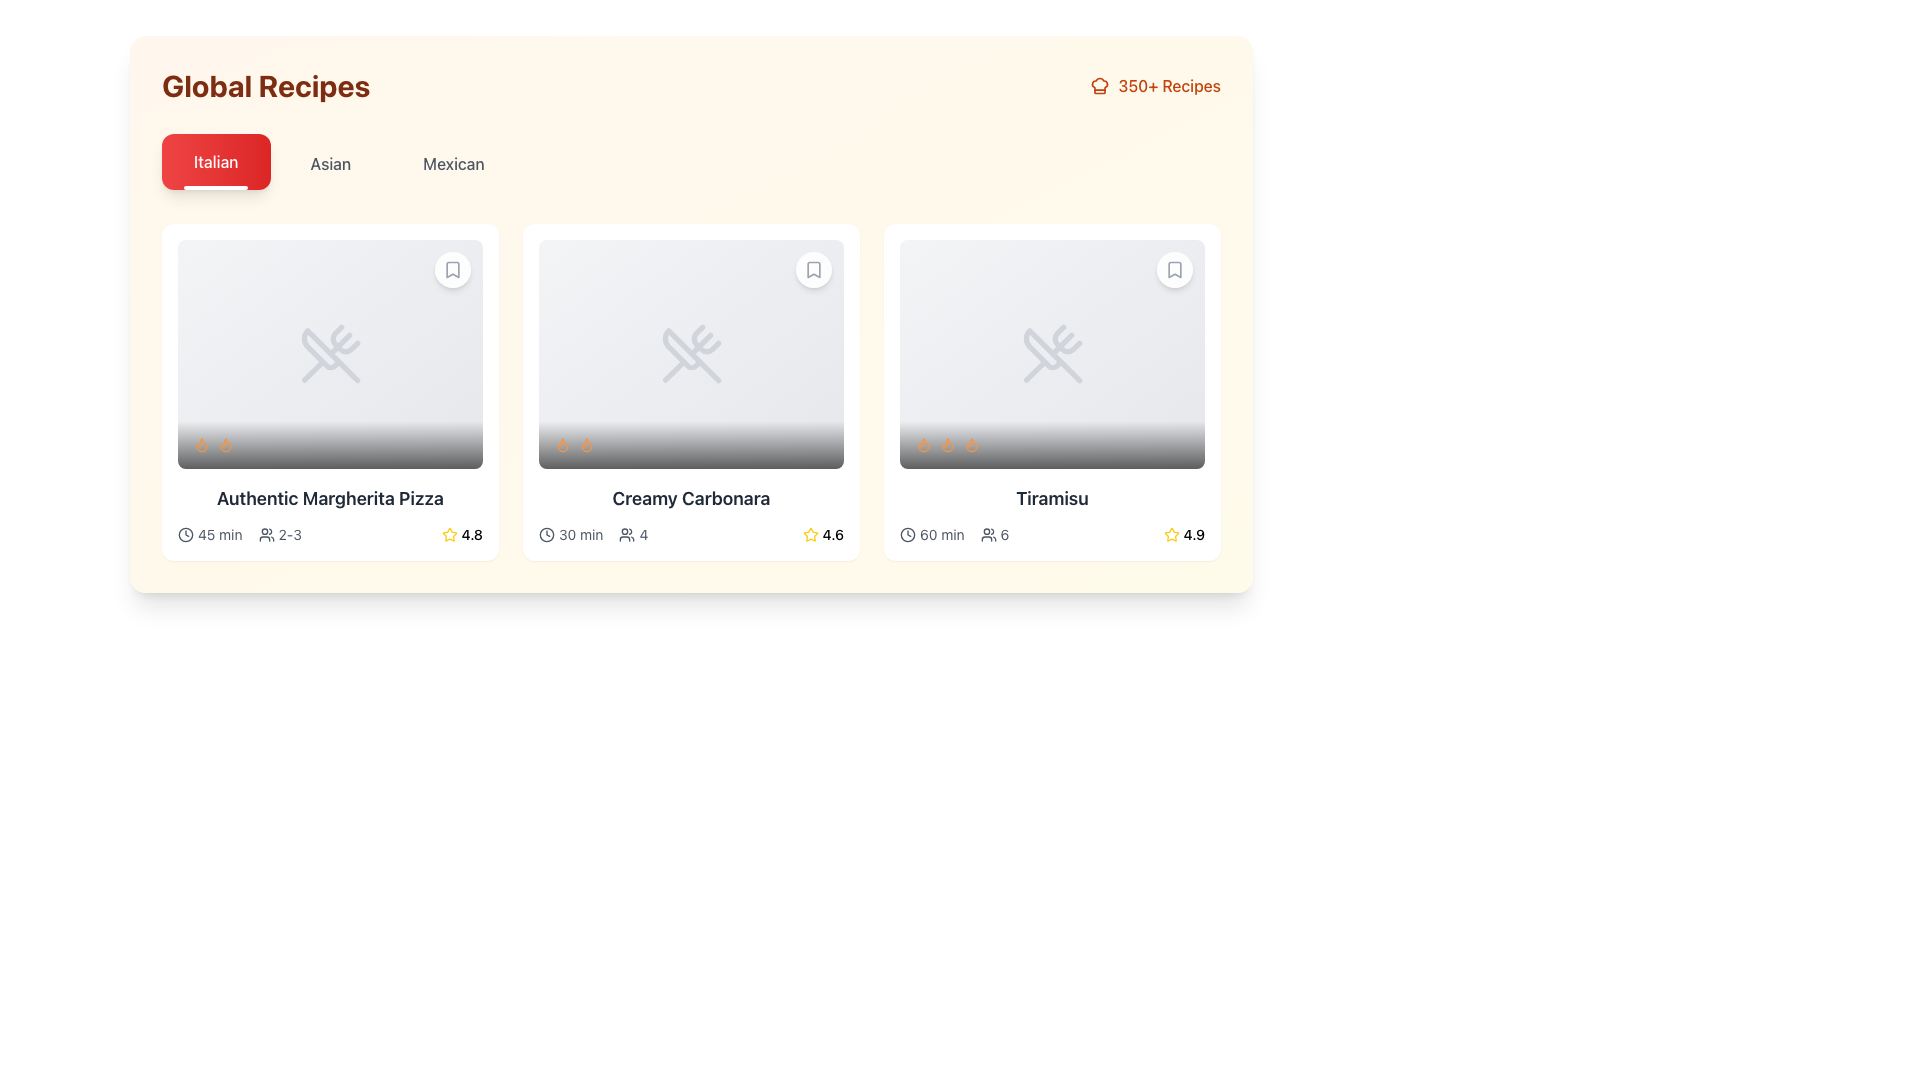  What do you see at coordinates (906, 533) in the screenshot?
I see `the clock icon next to the '60 min' text in the third card titled 'Tiramisu' under the 'Italian' category` at bounding box center [906, 533].